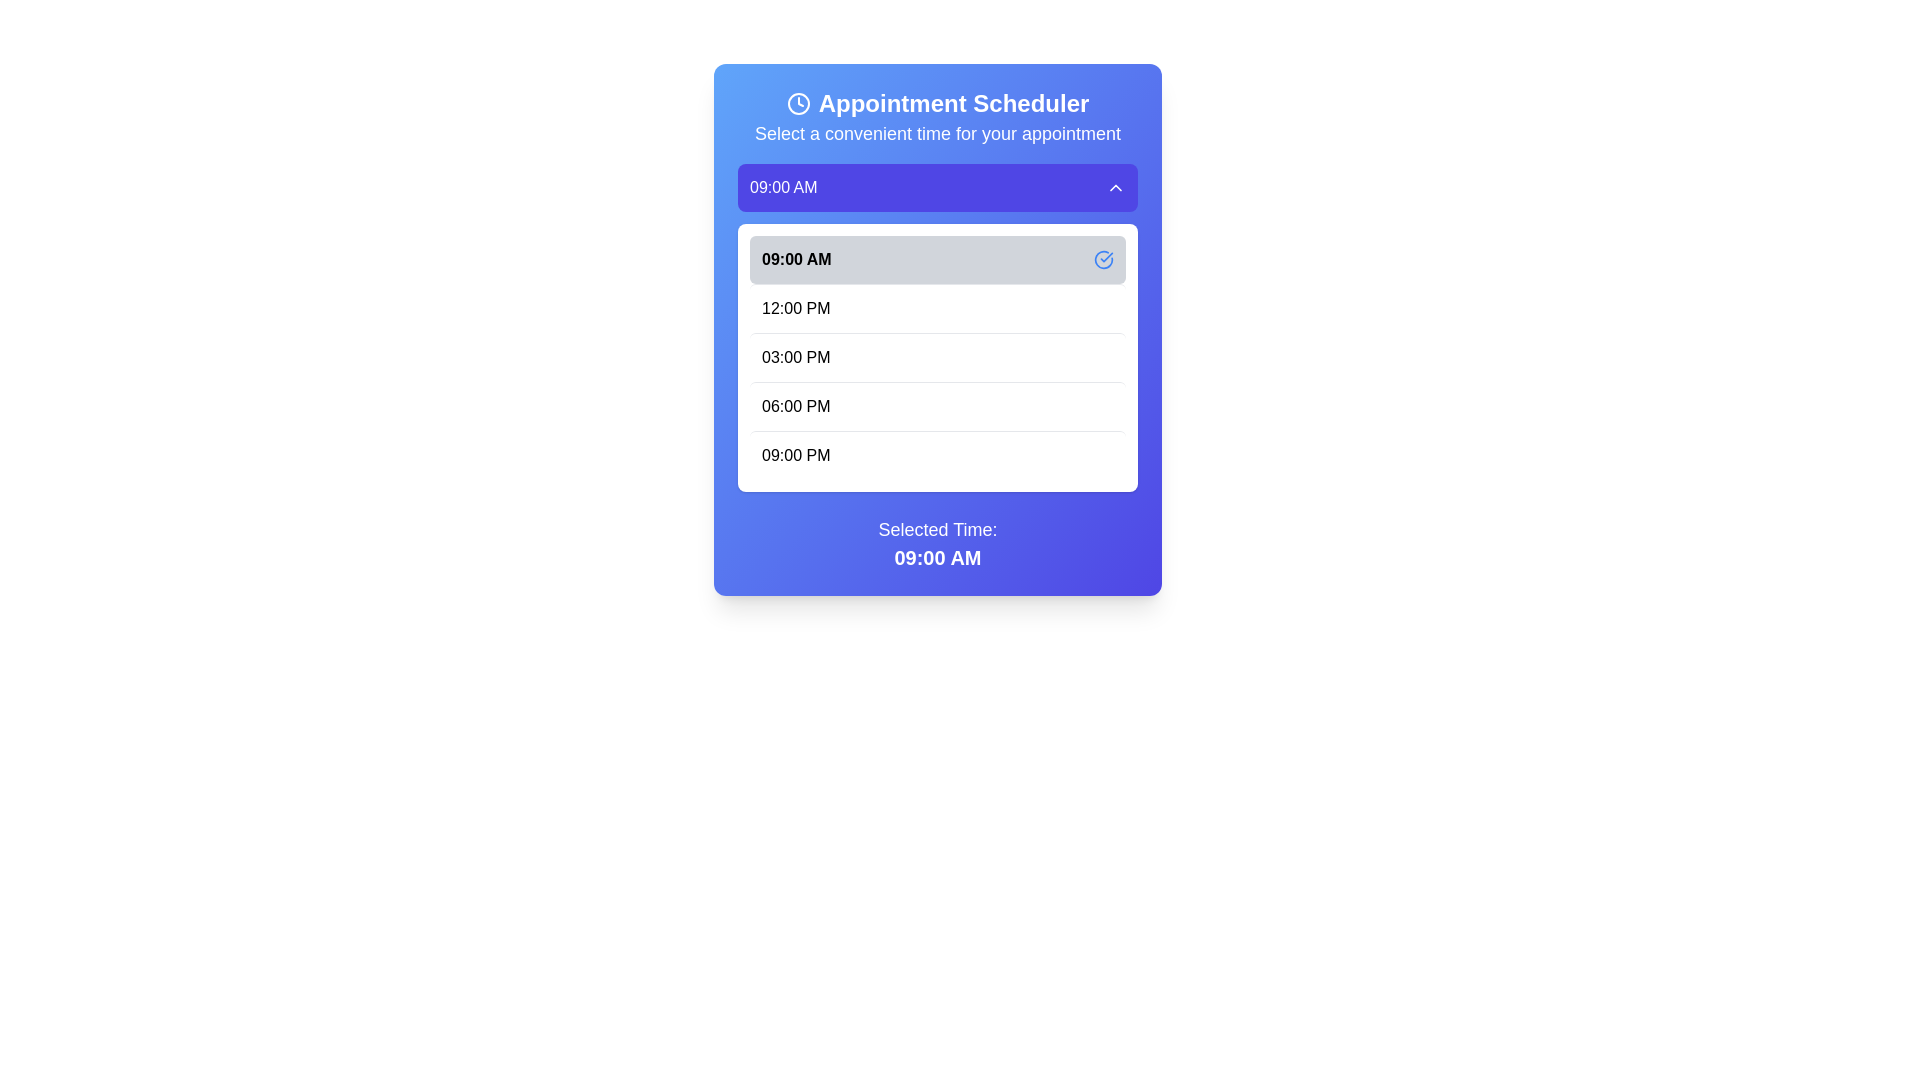 The width and height of the screenshot is (1920, 1080). I want to click on the circular blue check mark icon located to the right of the text '09:00 AM' in the dropdown list, so click(1103, 258).